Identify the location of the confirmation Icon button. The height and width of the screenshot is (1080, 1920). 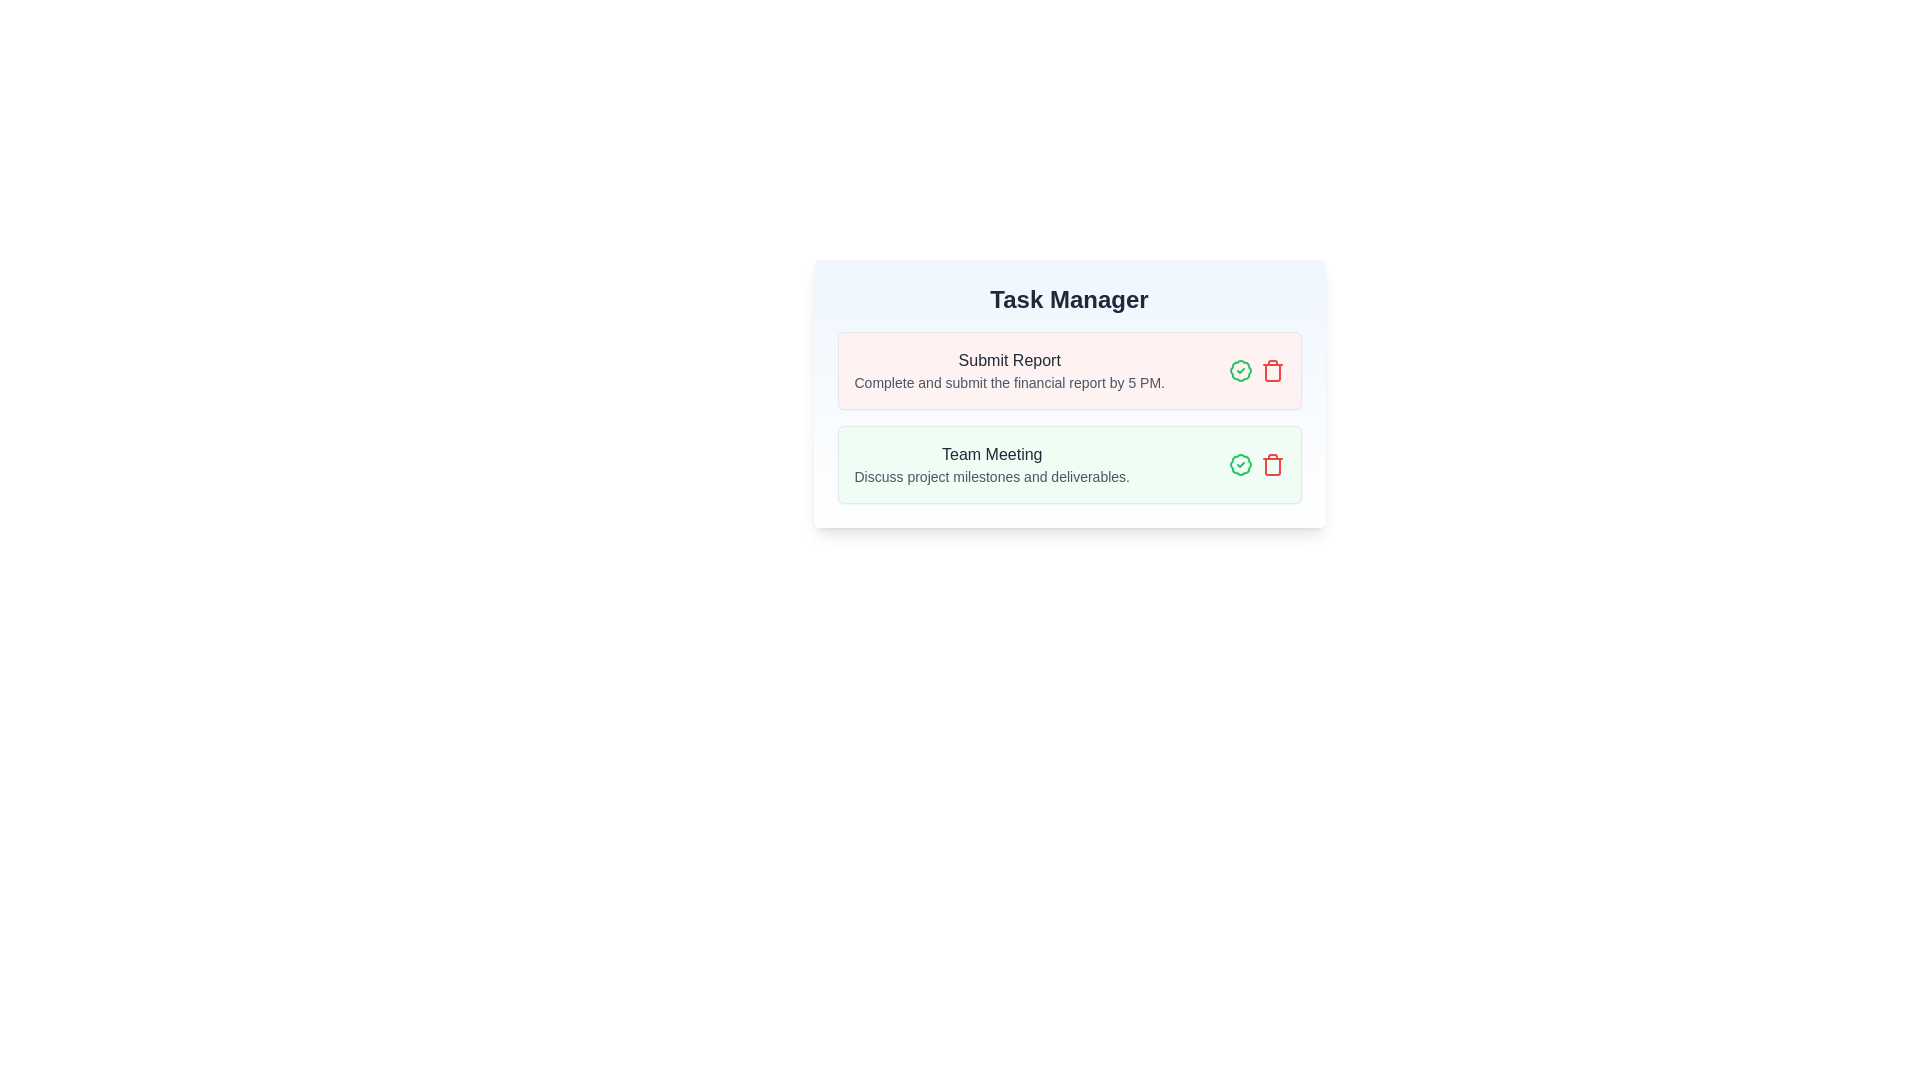
(1239, 370).